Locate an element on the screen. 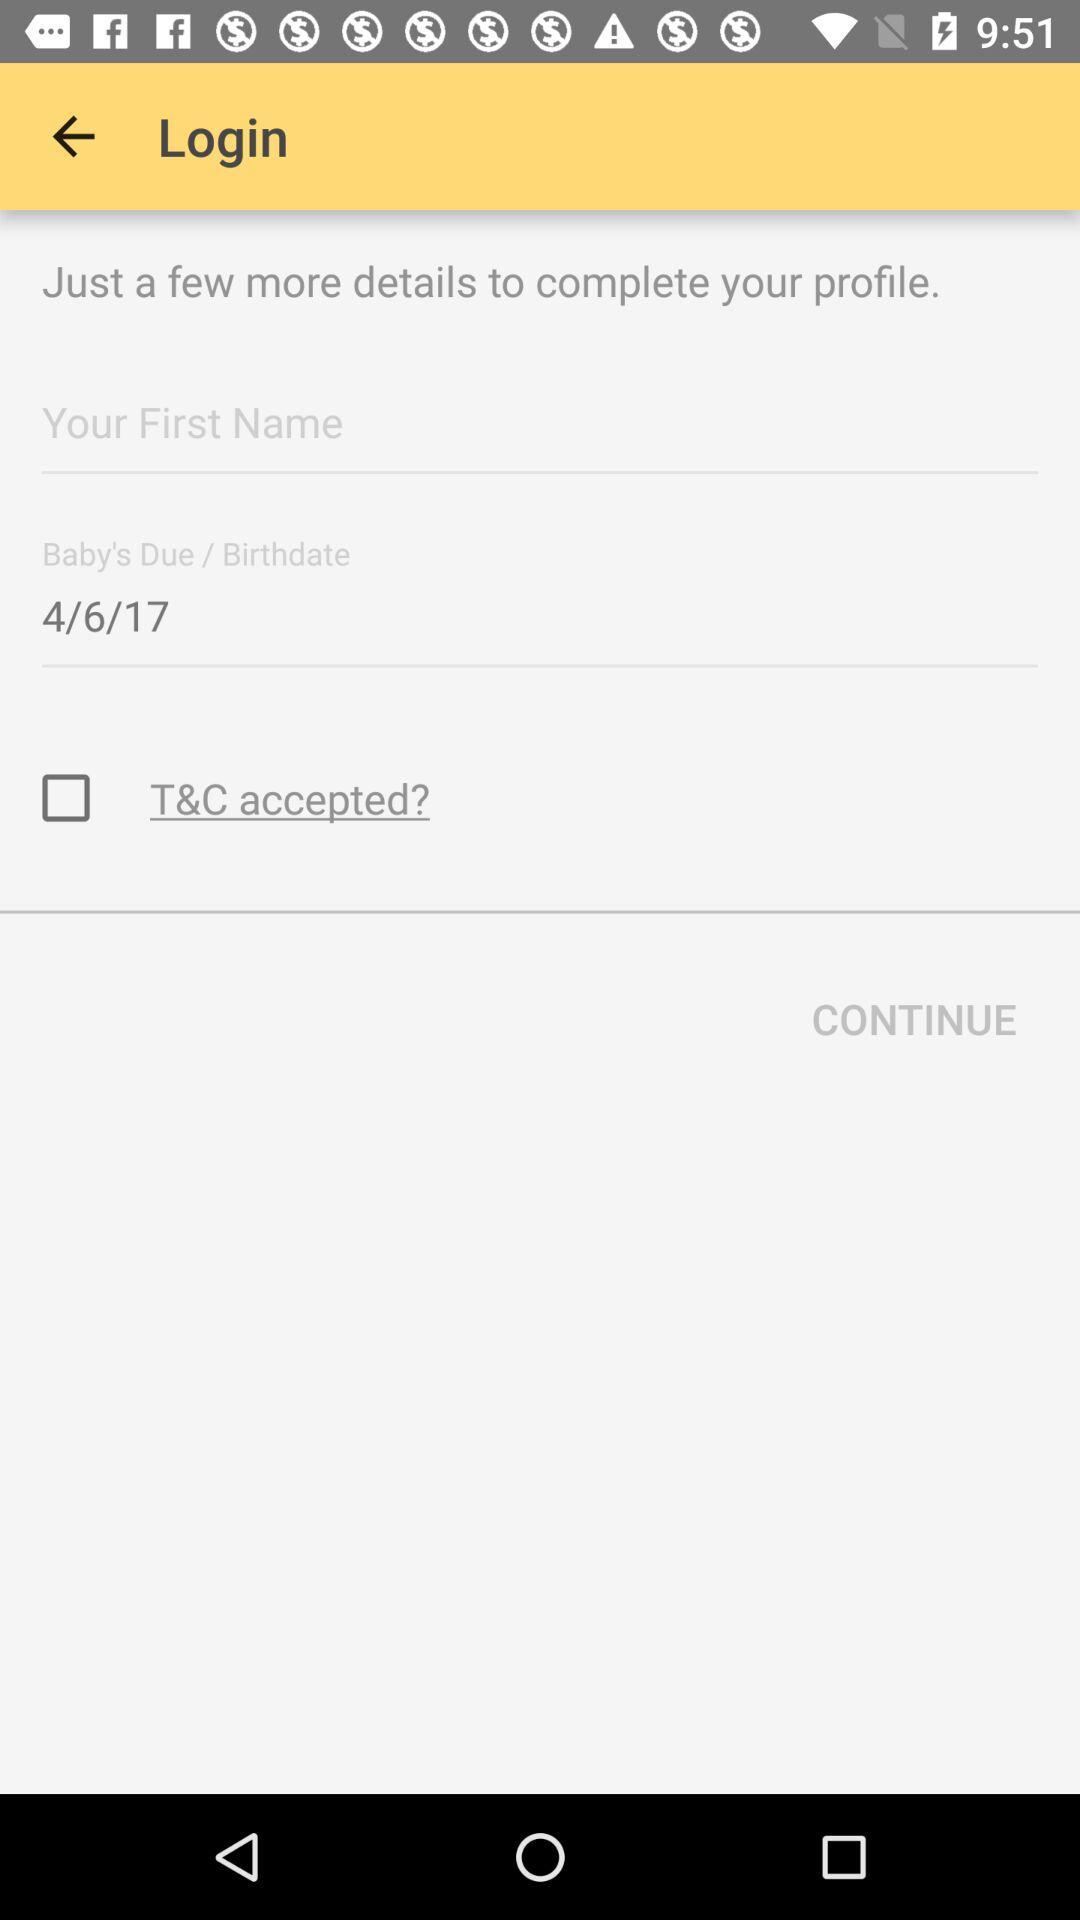  item on the right is located at coordinates (914, 1018).